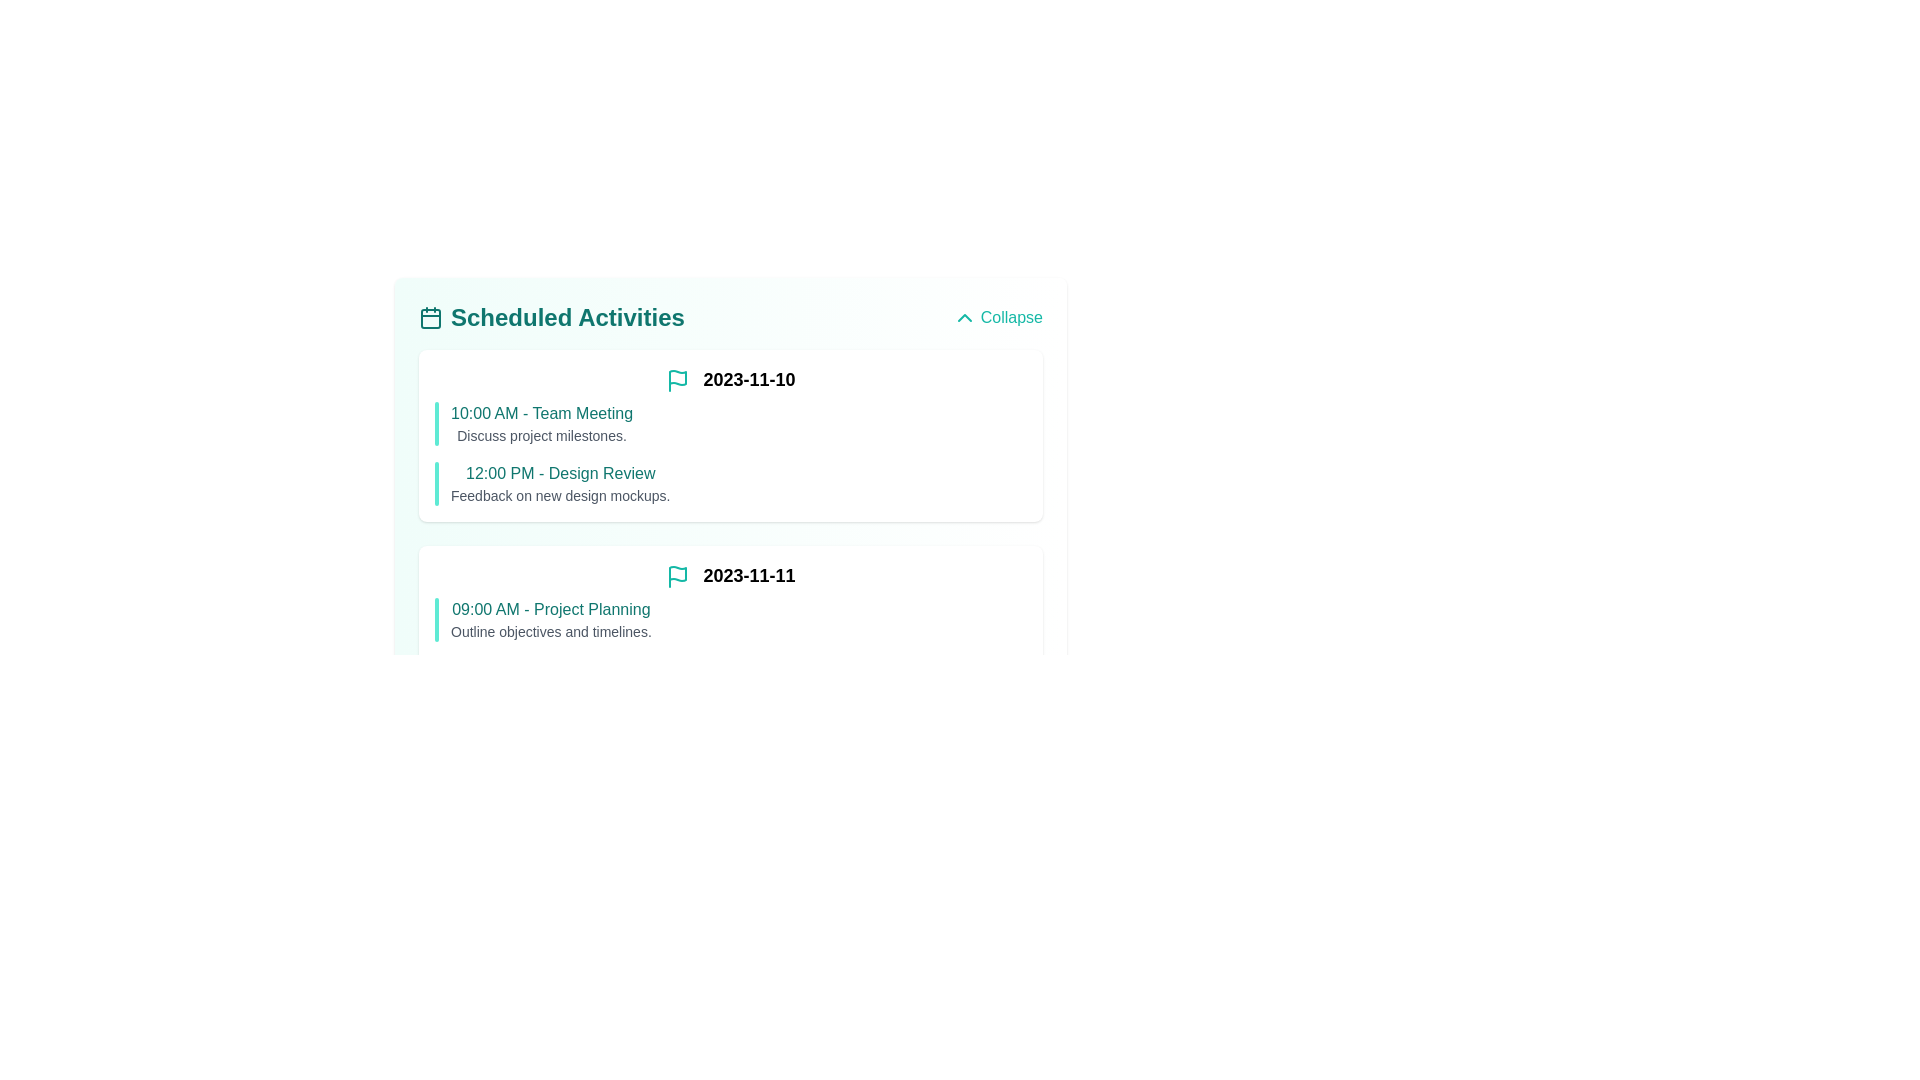  What do you see at coordinates (430, 316) in the screenshot?
I see `the calendar icon located to the left of the 'Scheduled Activities' header, which visually represents calendar functionality` at bounding box center [430, 316].